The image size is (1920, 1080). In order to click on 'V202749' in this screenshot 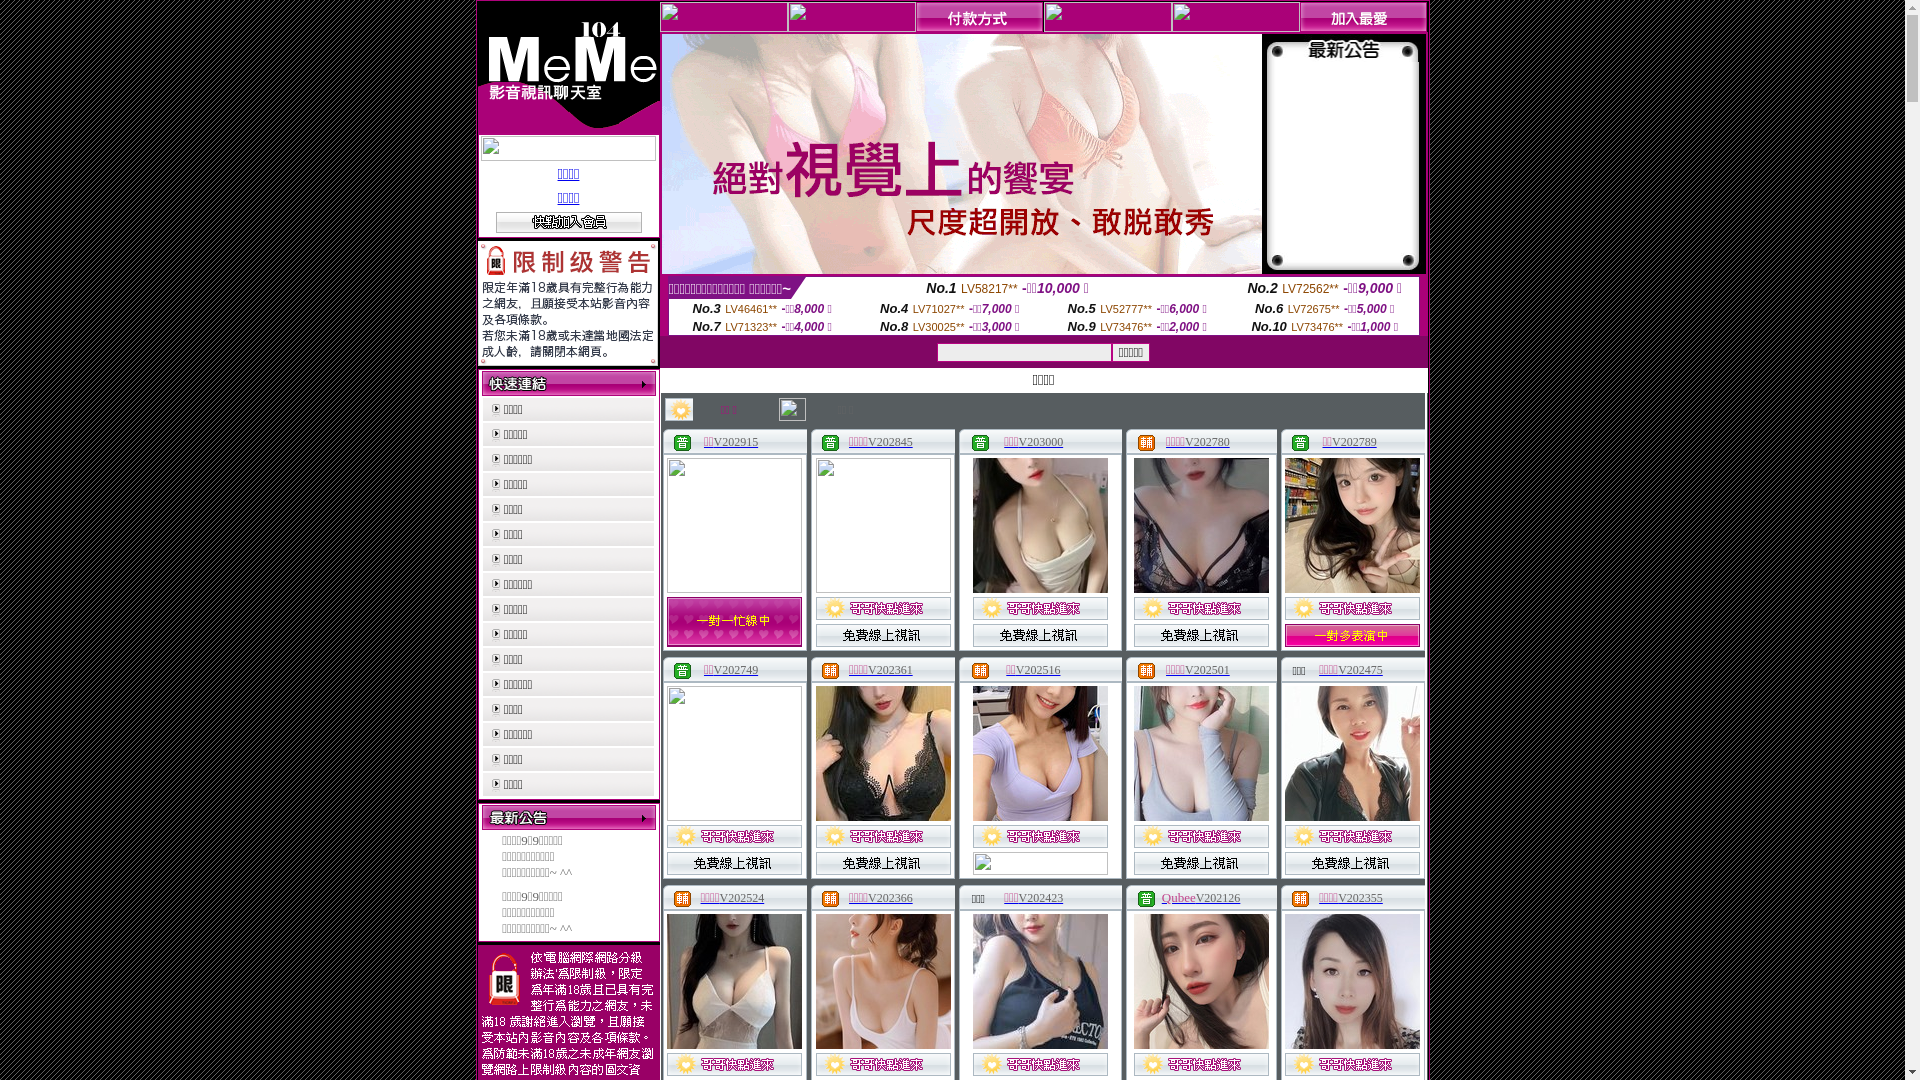, I will do `click(713, 670)`.